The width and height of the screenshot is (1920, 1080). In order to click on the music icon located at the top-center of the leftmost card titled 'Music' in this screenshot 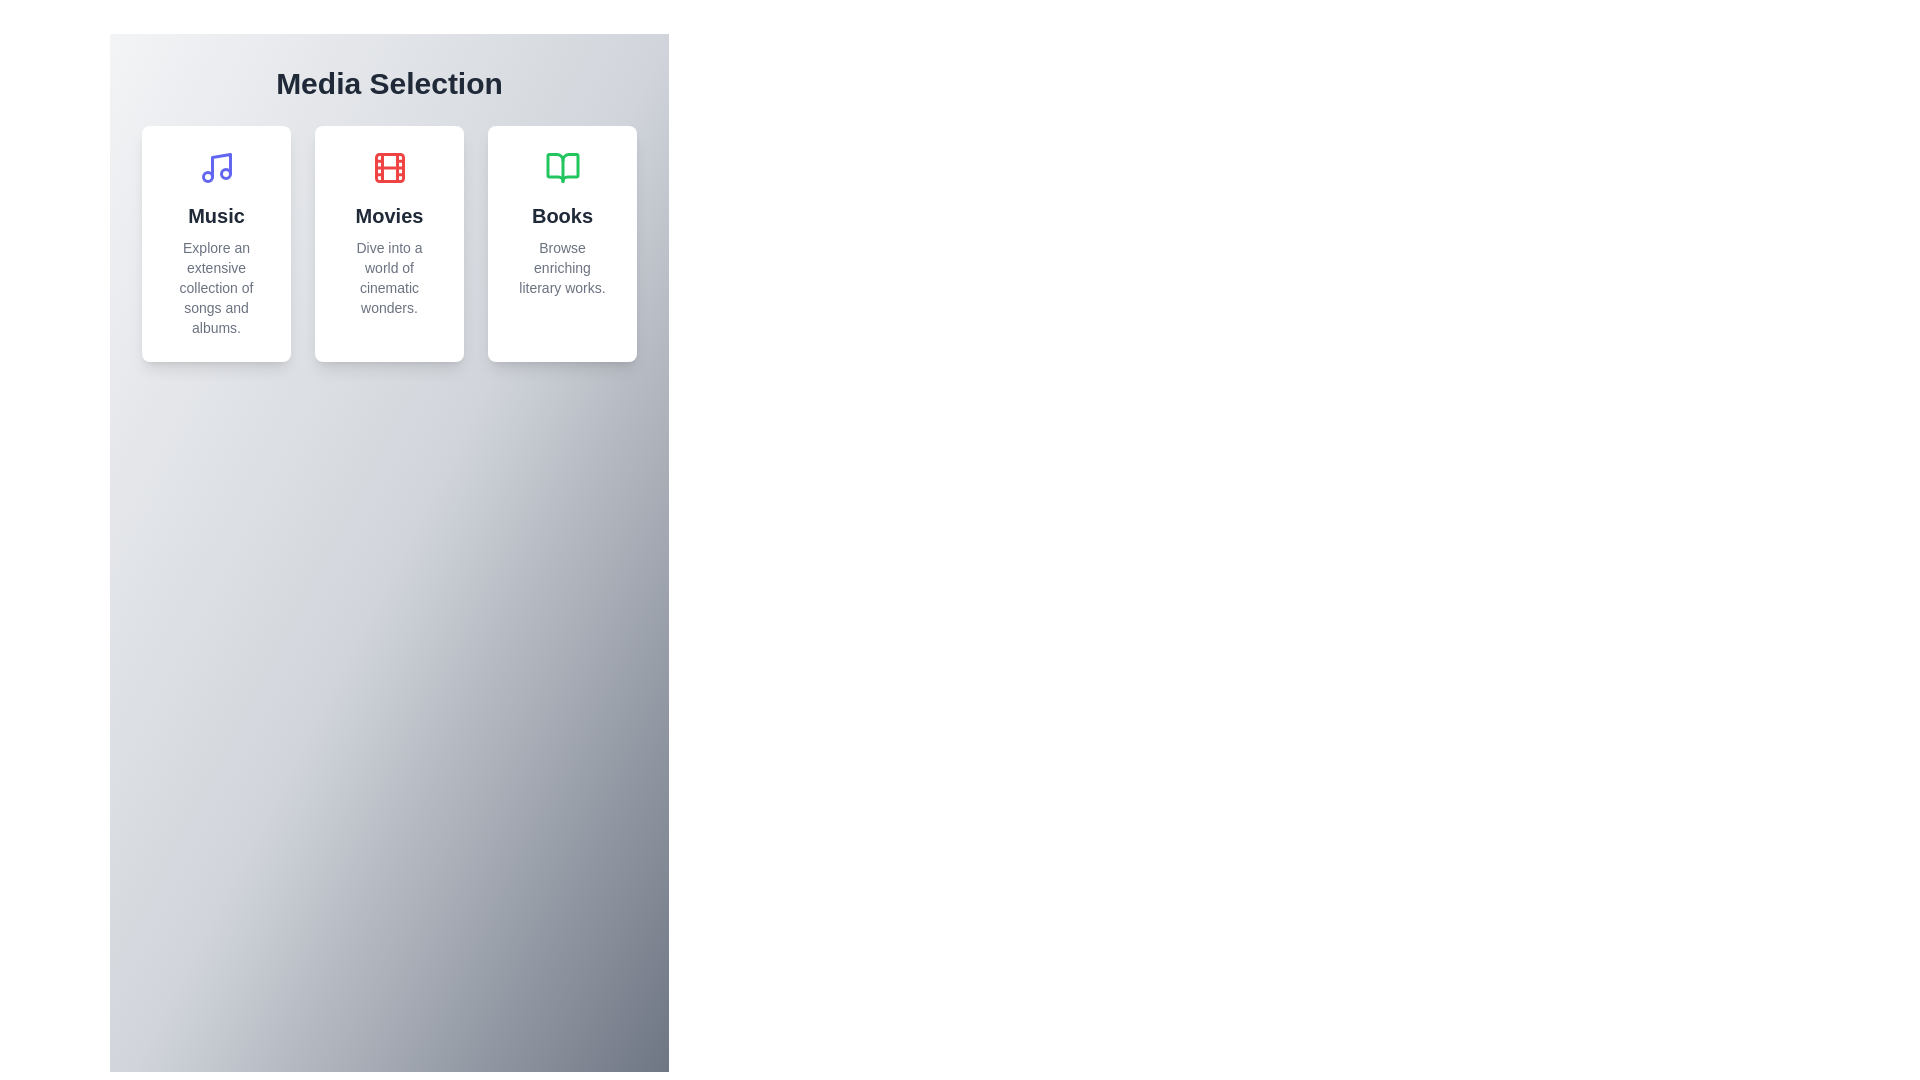, I will do `click(216, 167)`.